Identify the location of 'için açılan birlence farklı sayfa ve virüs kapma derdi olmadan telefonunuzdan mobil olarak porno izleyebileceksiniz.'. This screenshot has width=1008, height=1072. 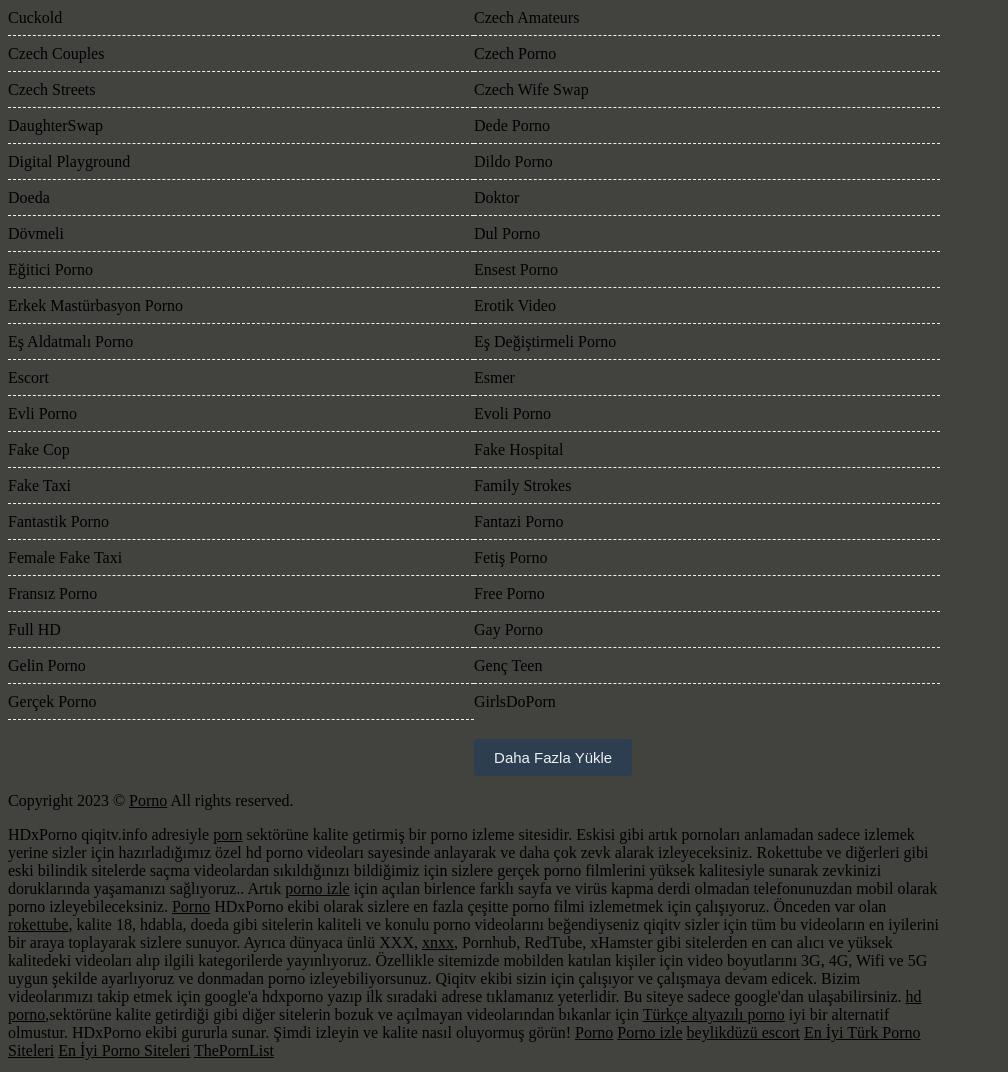
(7, 897).